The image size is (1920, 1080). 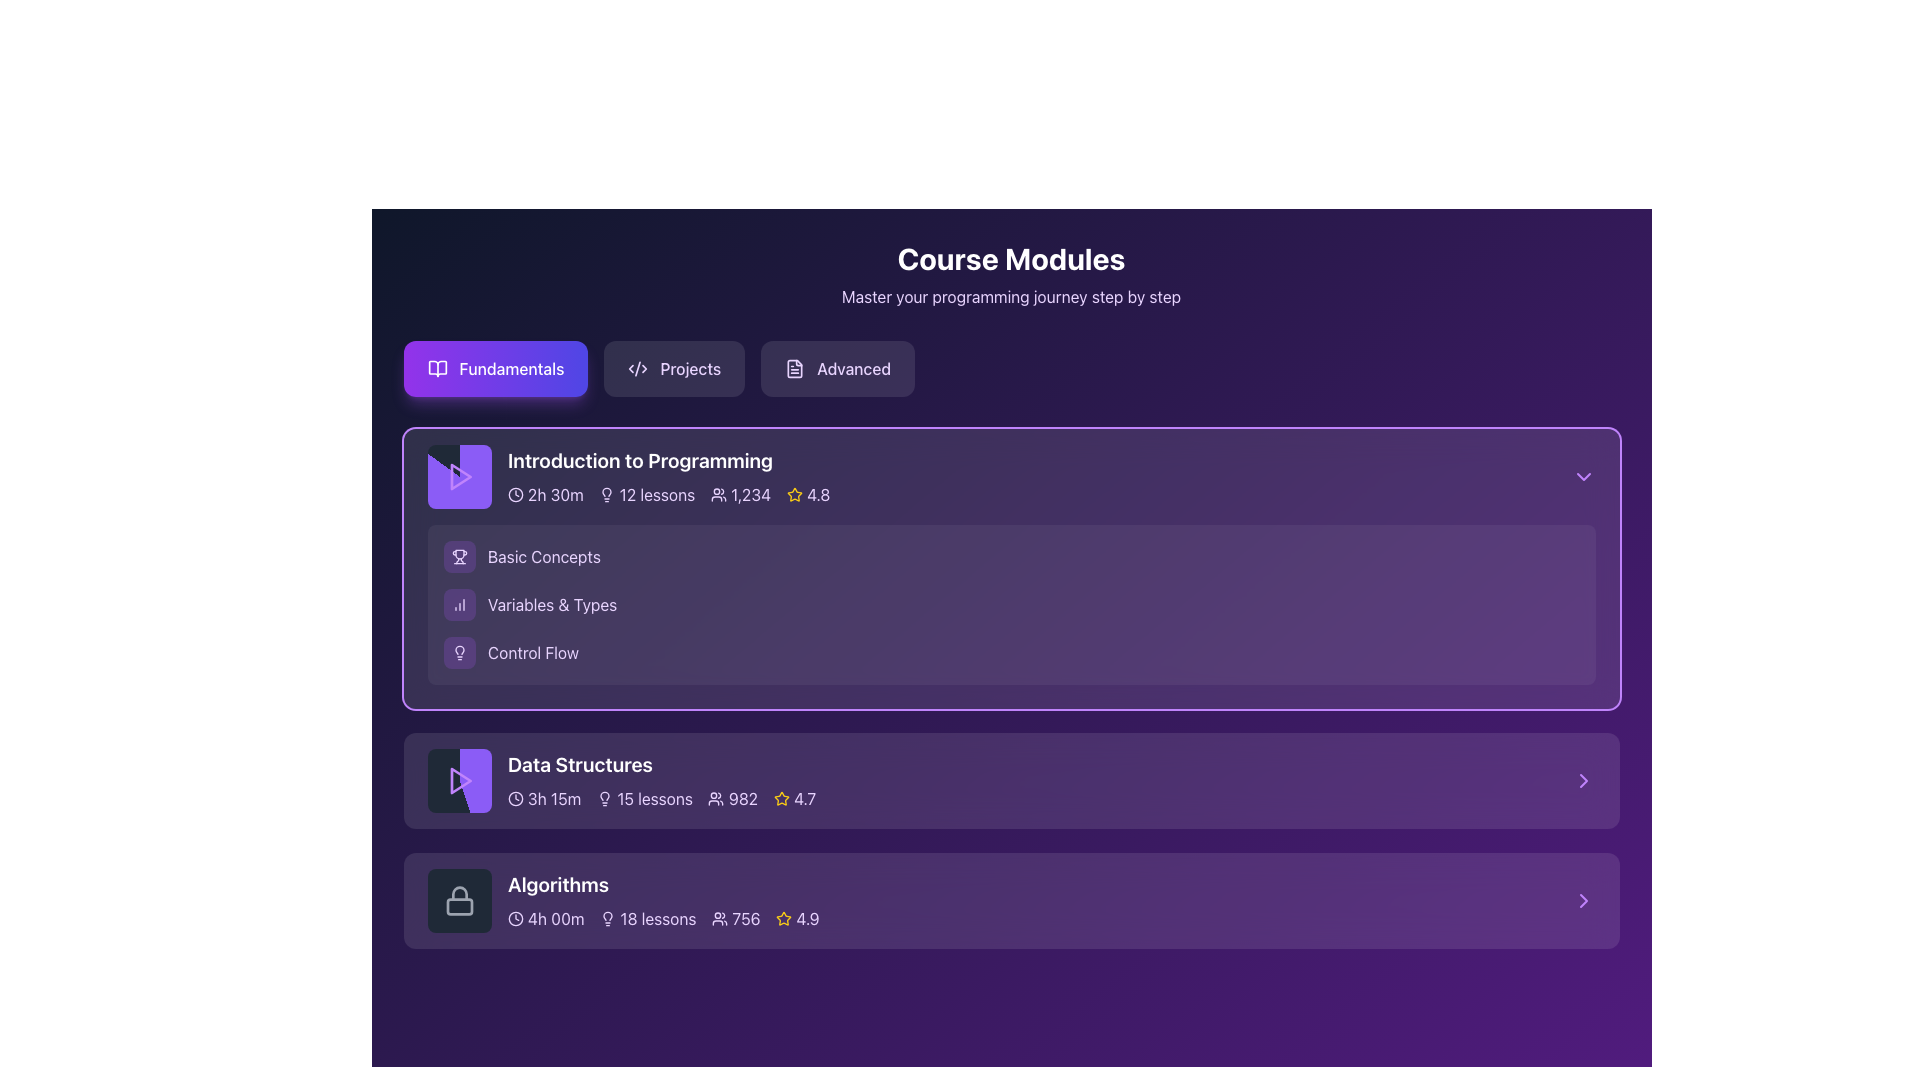 What do you see at coordinates (515, 494) in the screenshot?
I see `the circular clock icon that is styled with a minimalistic design, located to the left of the text '2h 30m' in the course card for 'Introduction to Programming'` at bounding box center [515, 494].